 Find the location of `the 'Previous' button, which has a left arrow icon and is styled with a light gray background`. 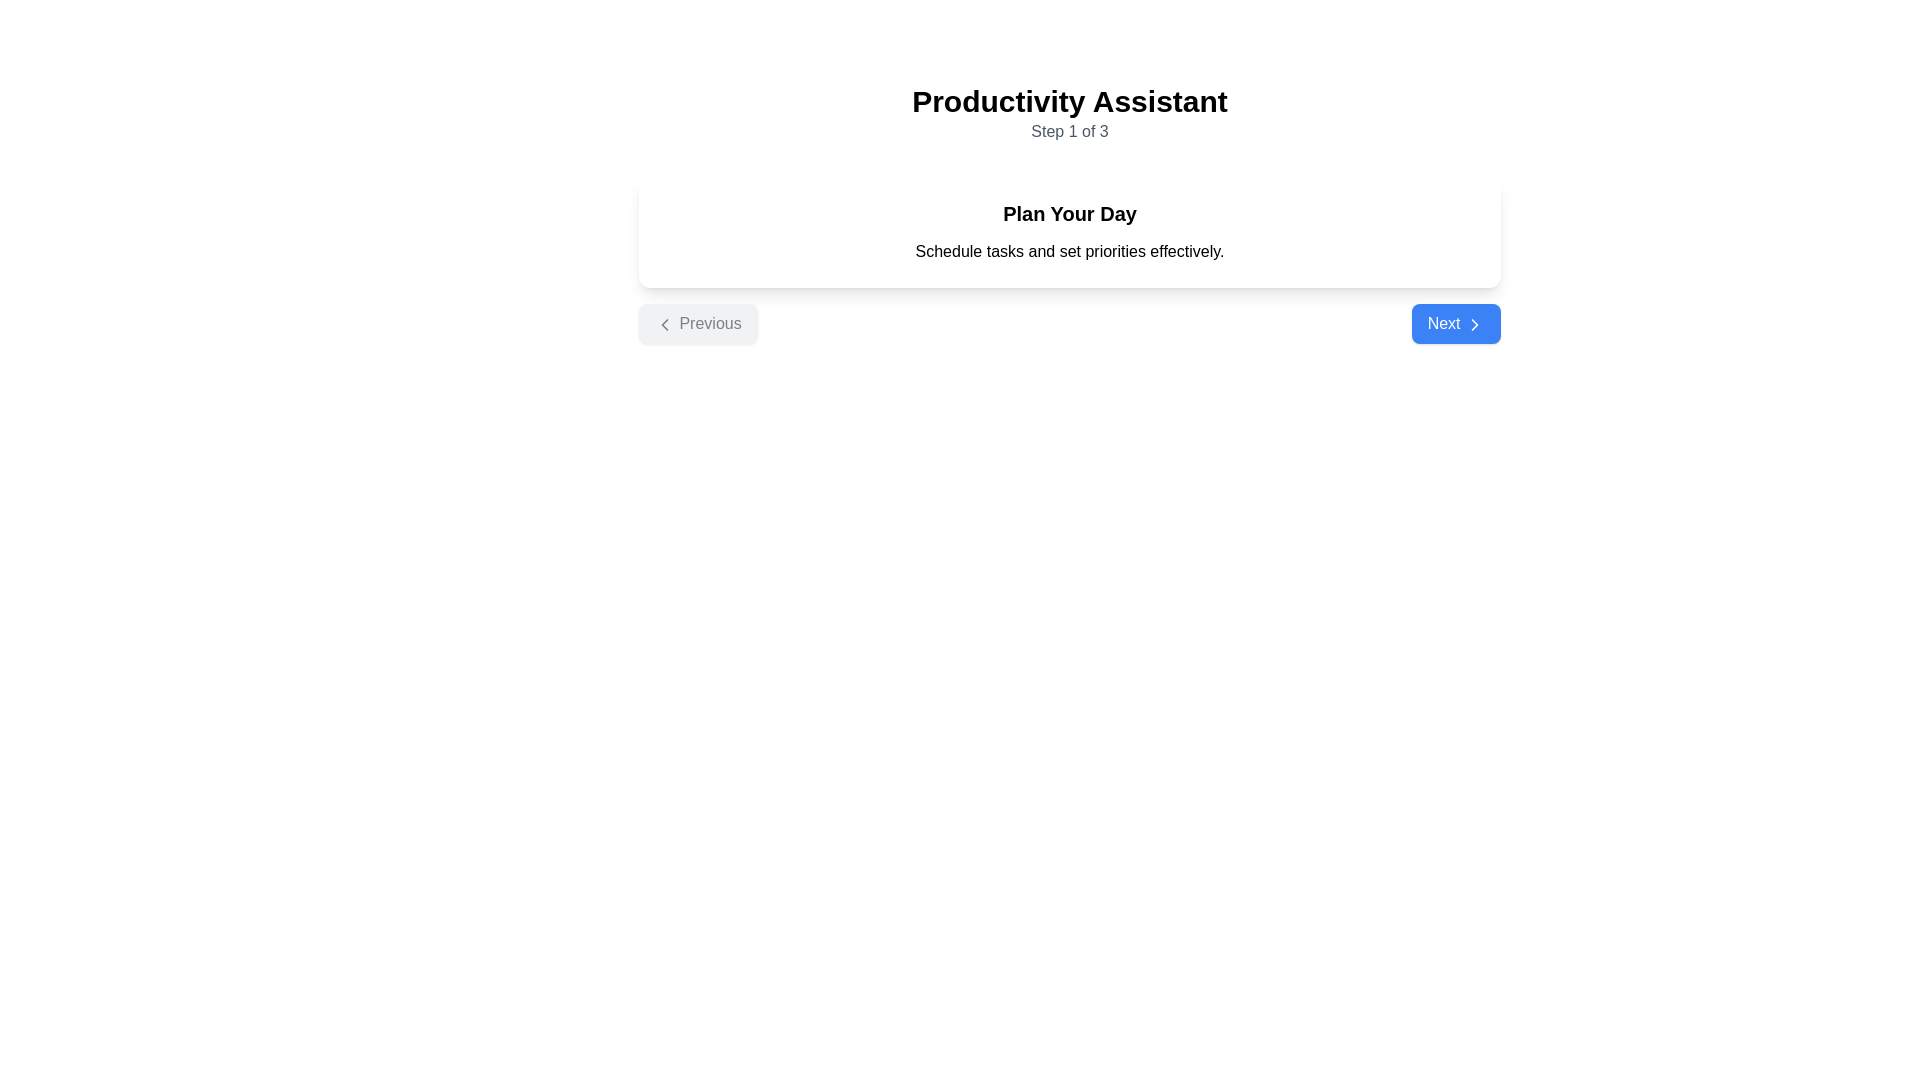

the 'Previous' button, which has a left arrow icon and is styled with a light gray background is located at coordinates (697, 323).